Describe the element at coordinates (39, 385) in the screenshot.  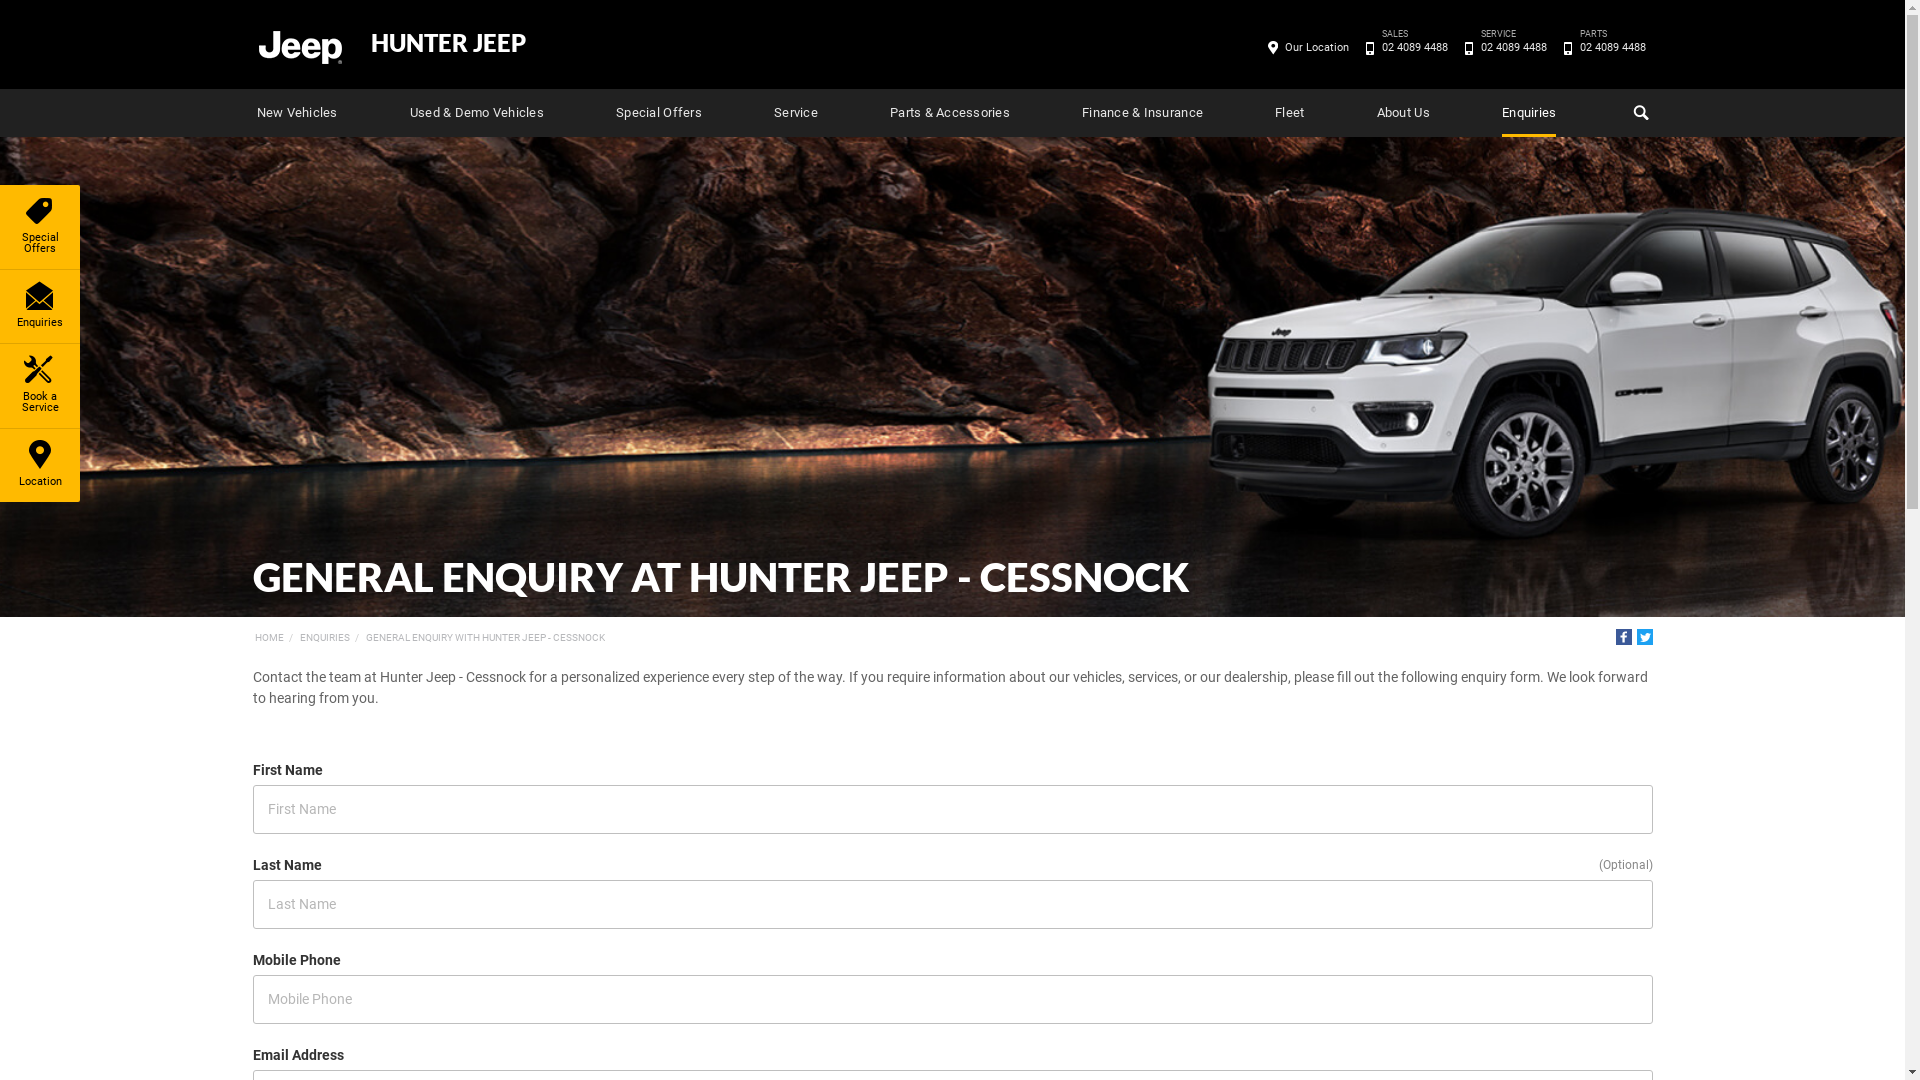
I see `'Book a Service'` at that location.